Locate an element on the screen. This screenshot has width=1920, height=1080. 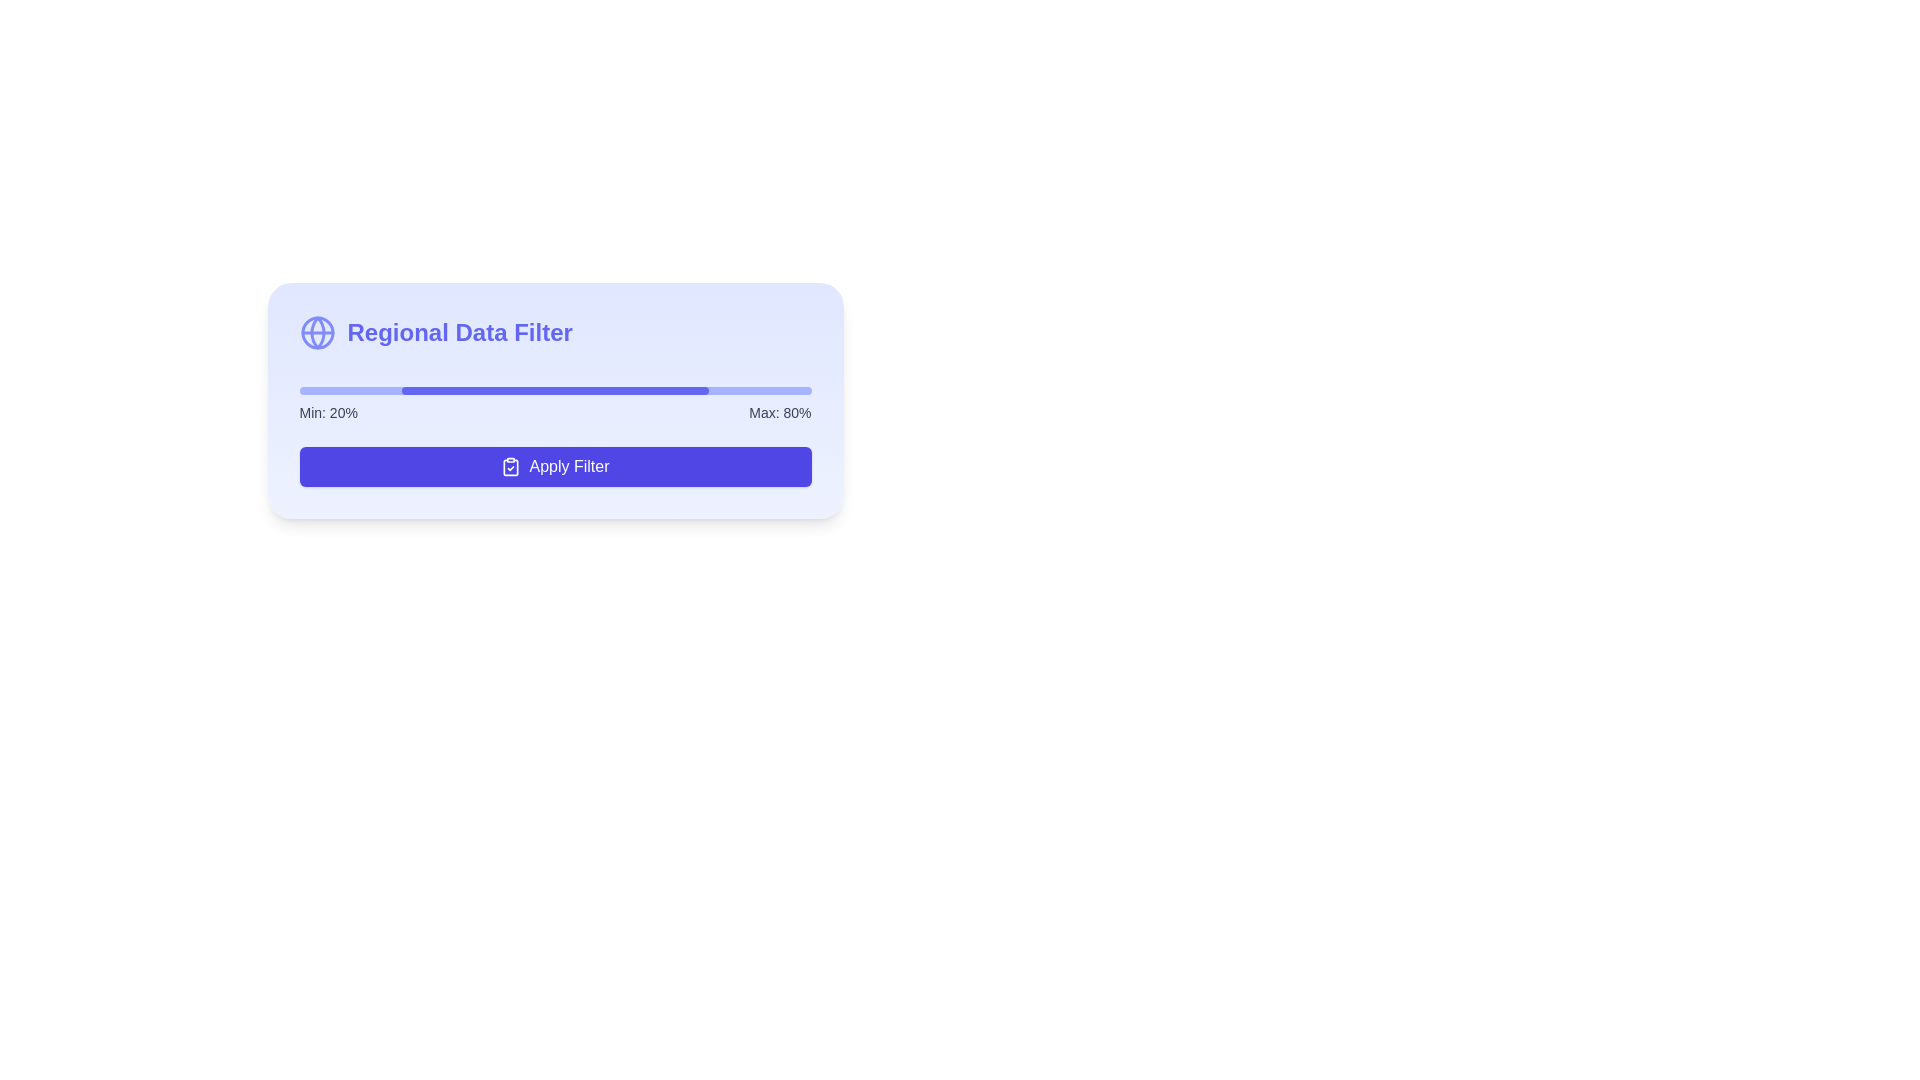
the filter value is located at coordinates (647, 390).